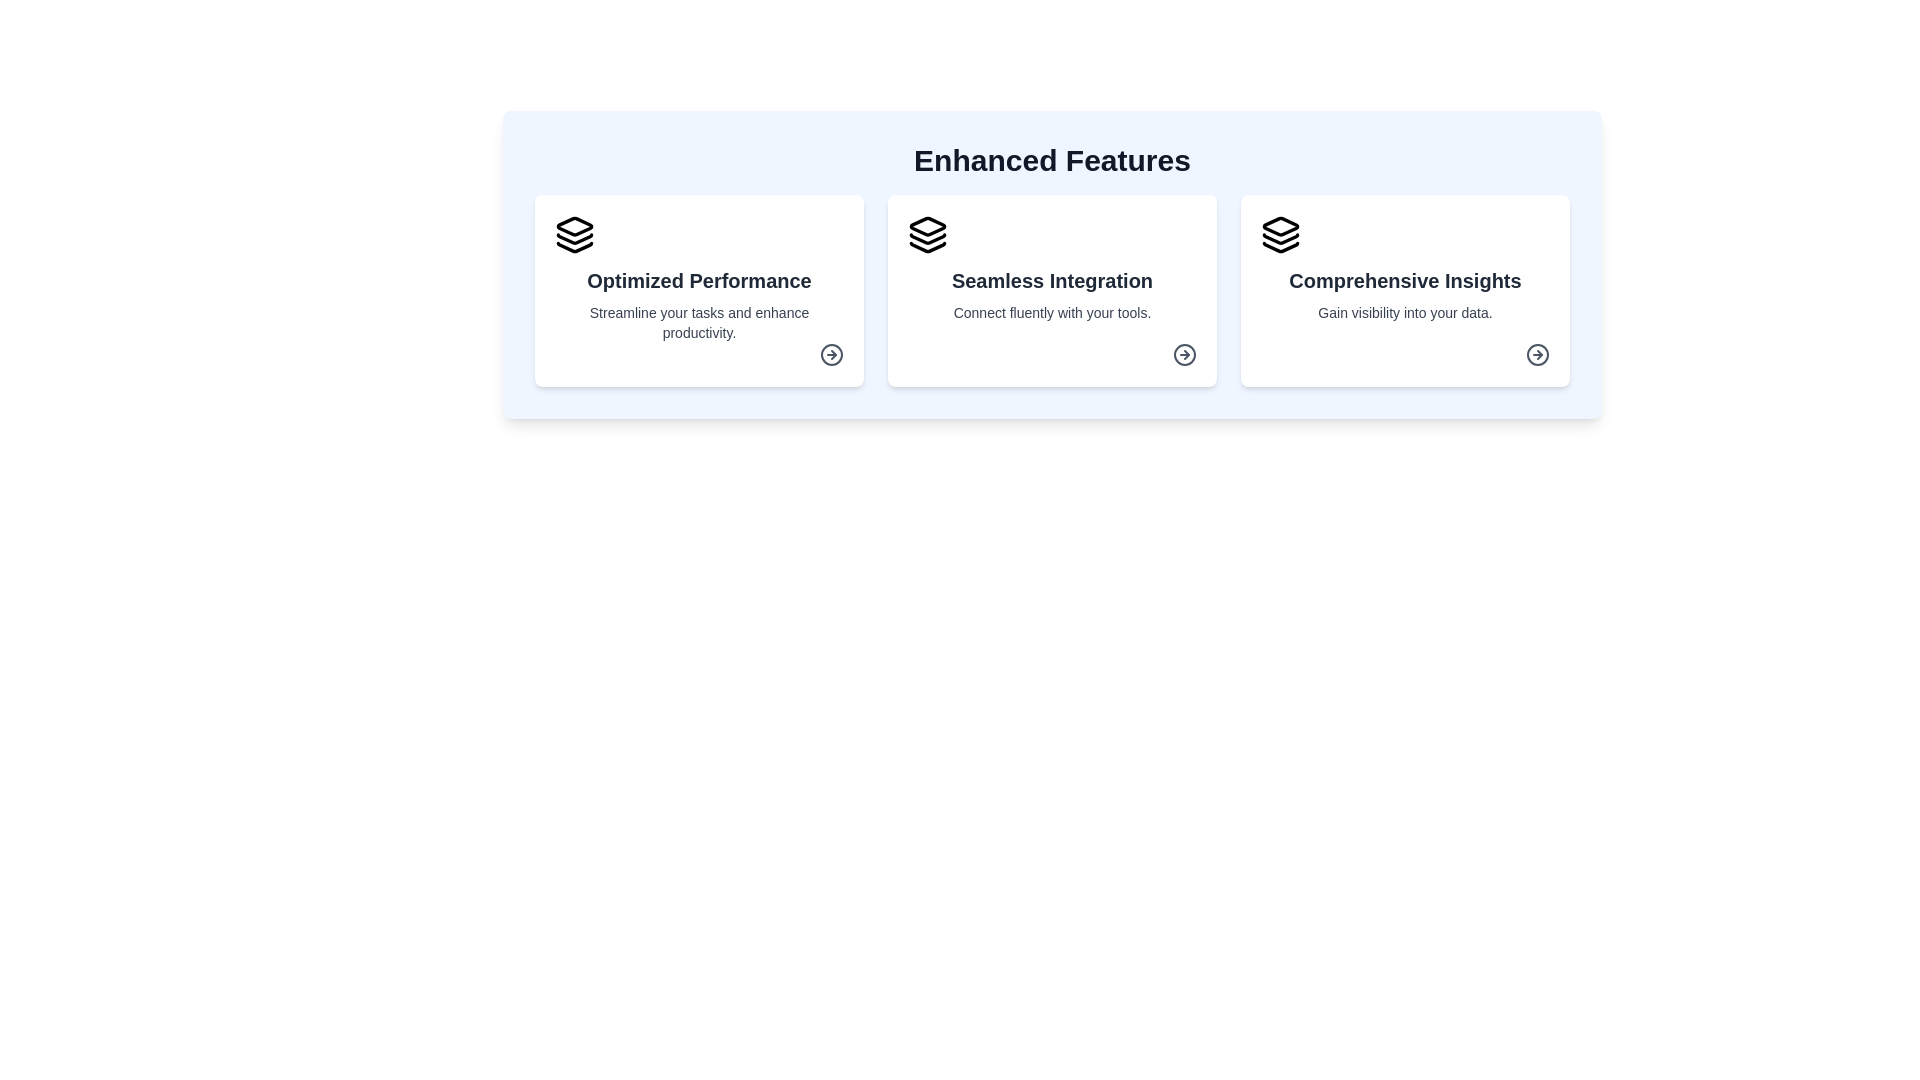 The image size is (1920, 1080). I want to click on the 'Optimized Performance' text label, which is styled as a bold heading in dark gray against a white background, located within the leftmost box under 'Enhanced Features.', so click(699, 281).